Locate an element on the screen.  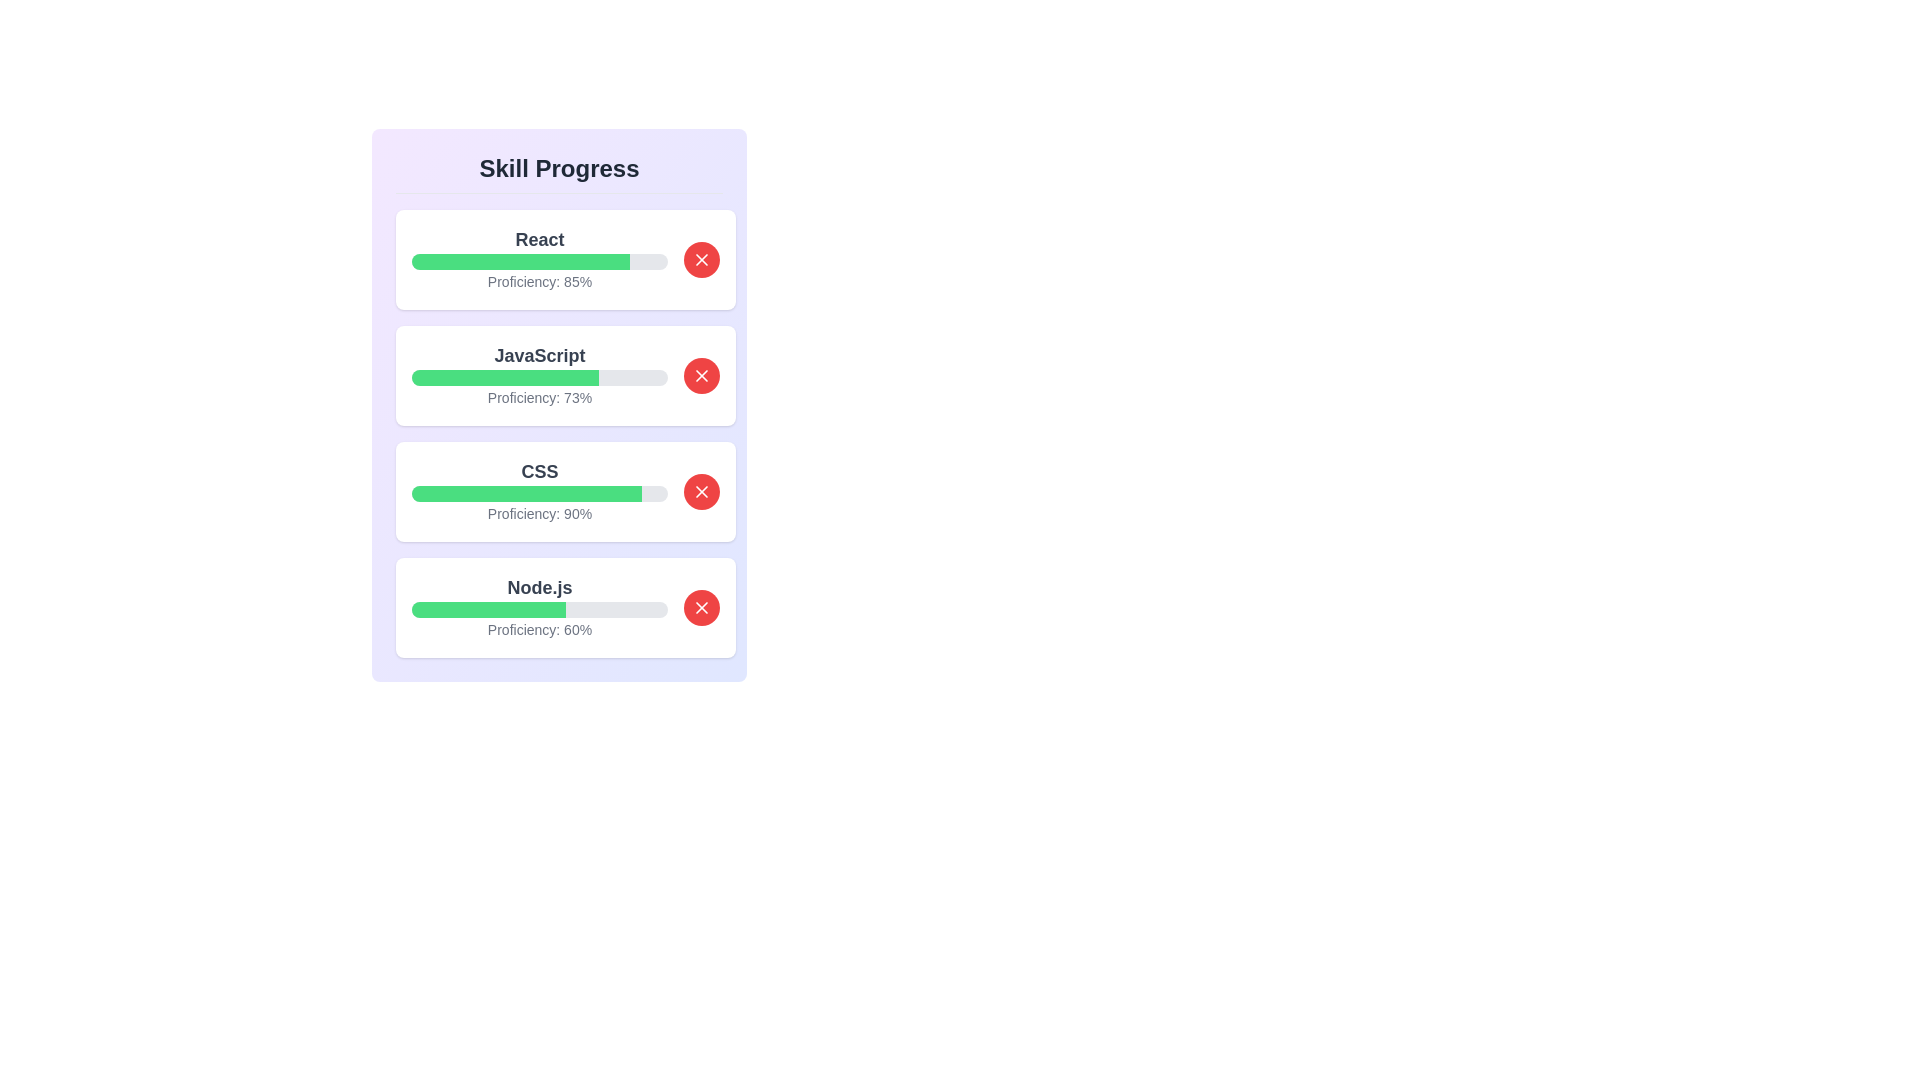
remove button for the skill React is located at coordinates (701, 258).